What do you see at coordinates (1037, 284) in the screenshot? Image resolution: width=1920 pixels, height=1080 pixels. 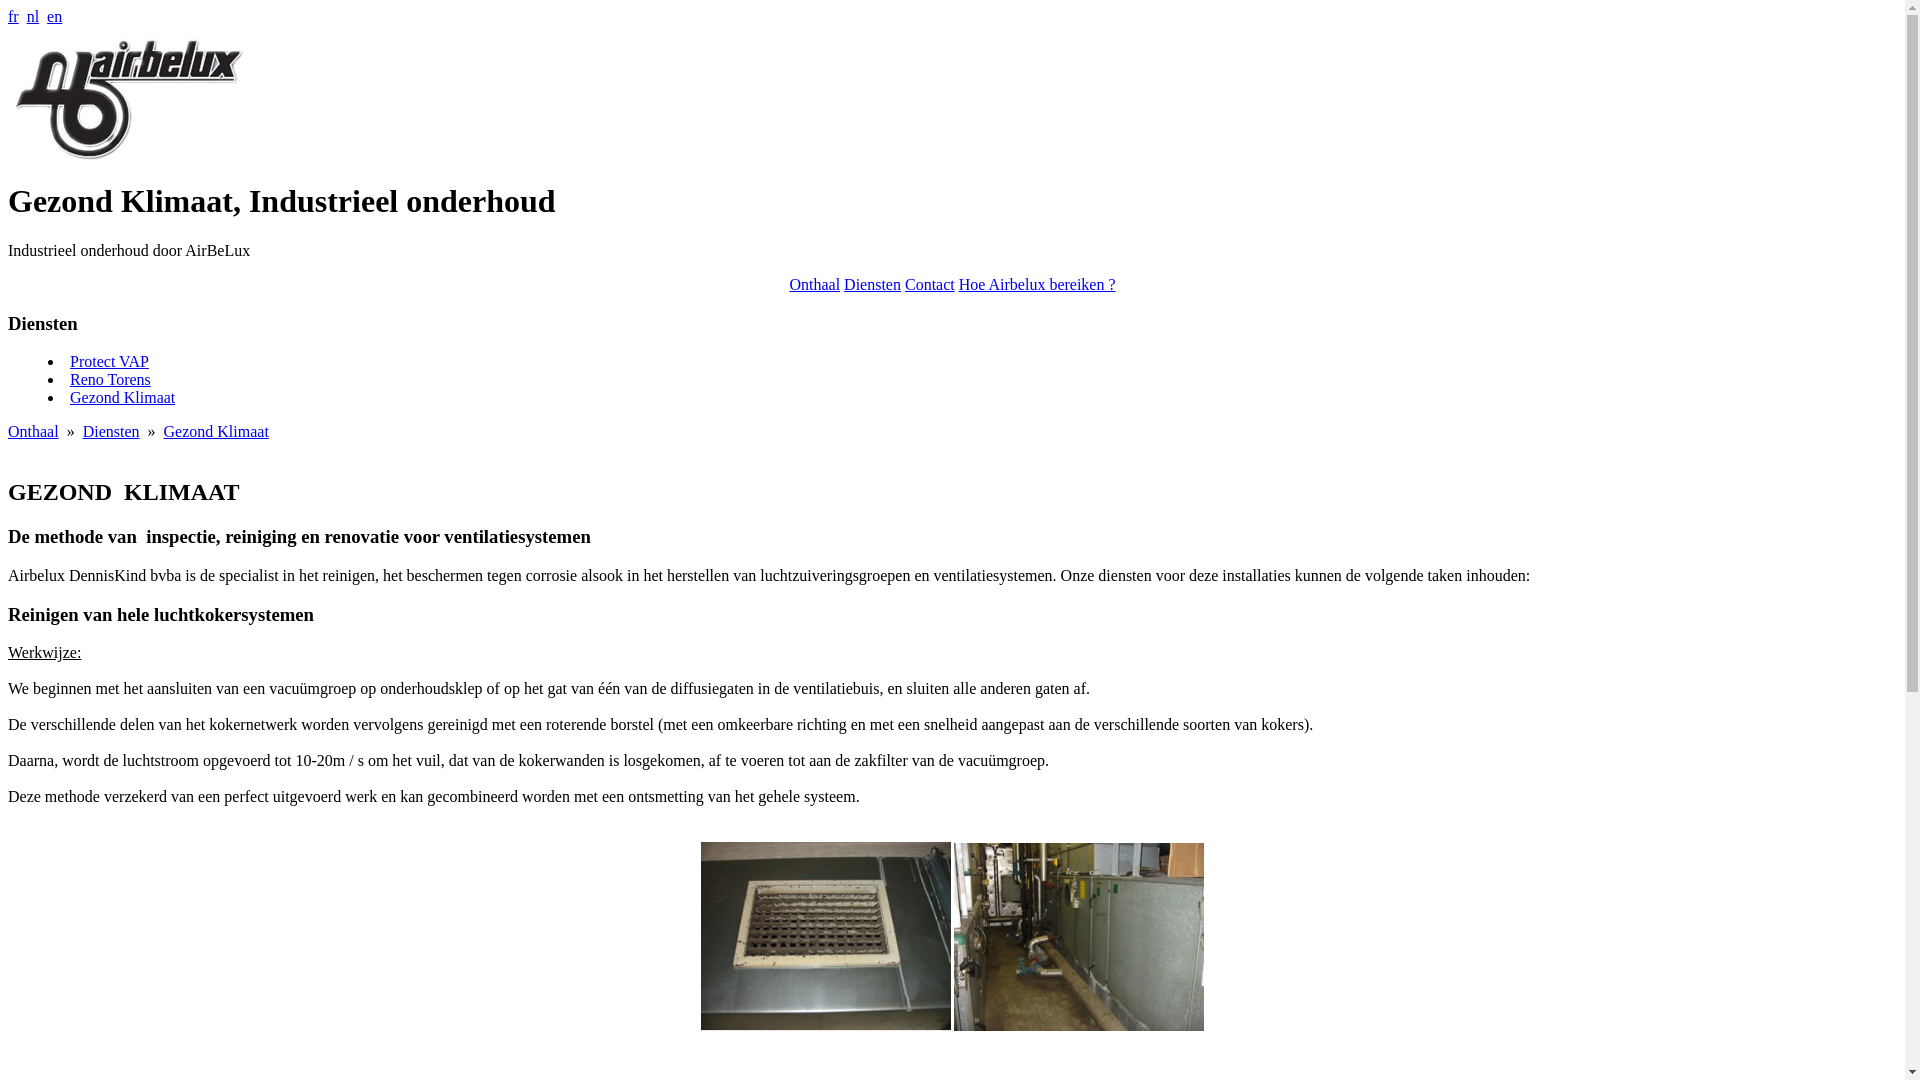 I see `'Hoe Airbelux bereiken ?'` at bounding box center [1037, 284].